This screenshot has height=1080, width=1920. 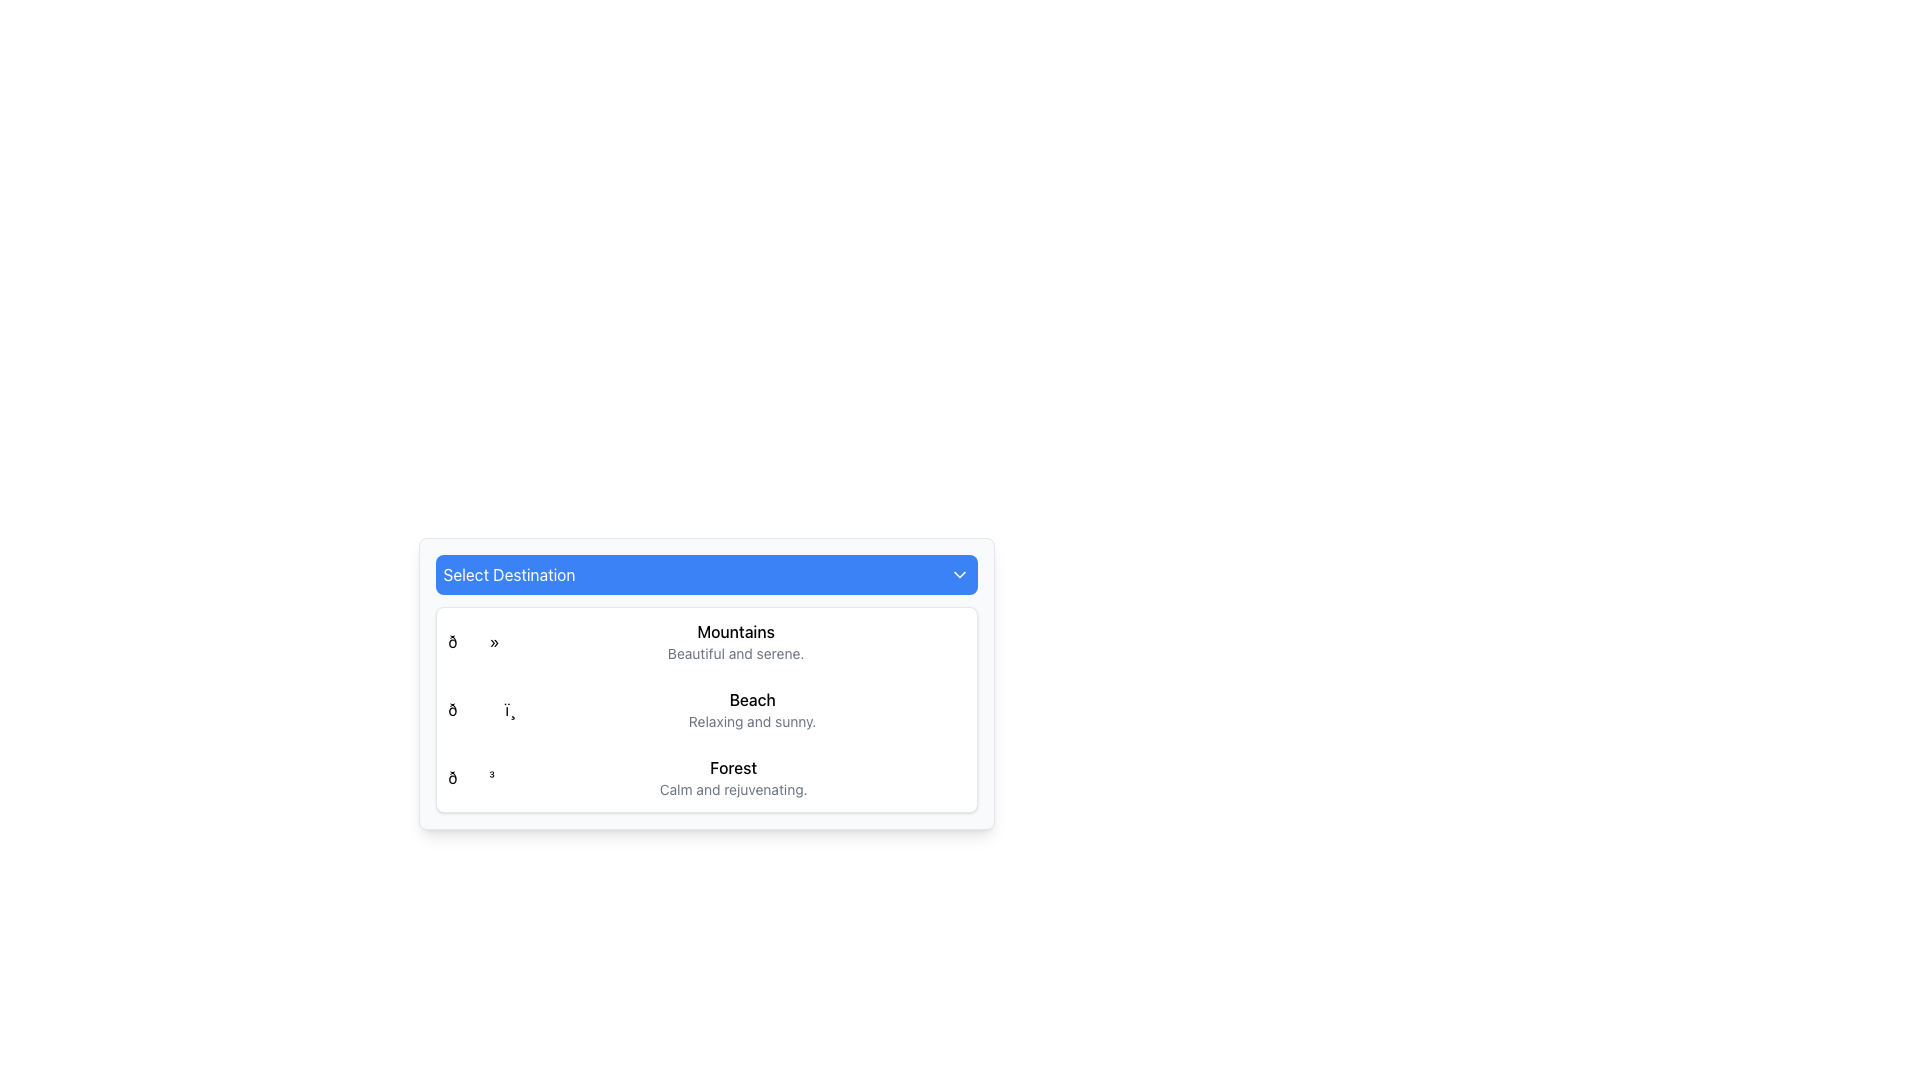 I want to click on descriptive text element located beneath the heading 'Forest' in the dropdown menu, which serves to provide additional context about the destination, so click(x=732, y=789).